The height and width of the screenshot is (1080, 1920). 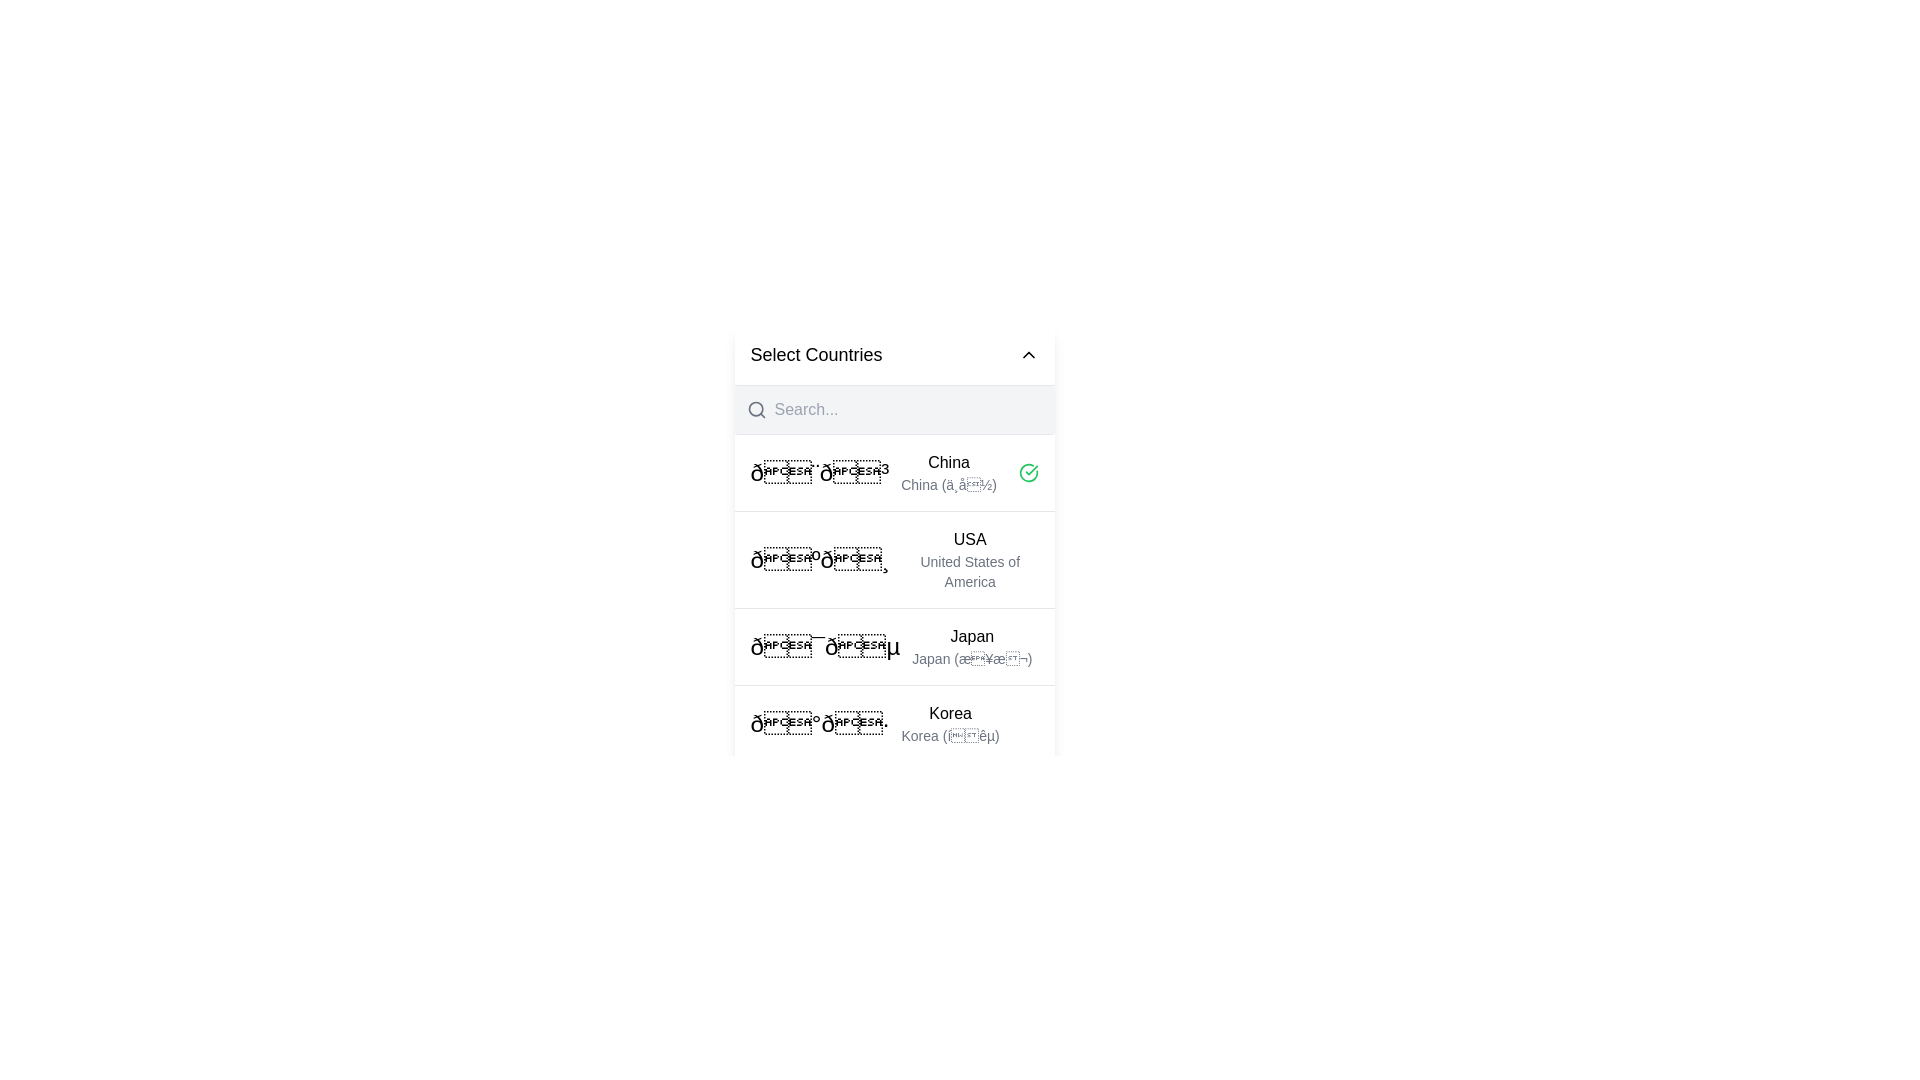 I want to click on the upward-pointing chevron icon located at the far right of the header section labeled 'Select Countries', so click(x=1028, y=353).